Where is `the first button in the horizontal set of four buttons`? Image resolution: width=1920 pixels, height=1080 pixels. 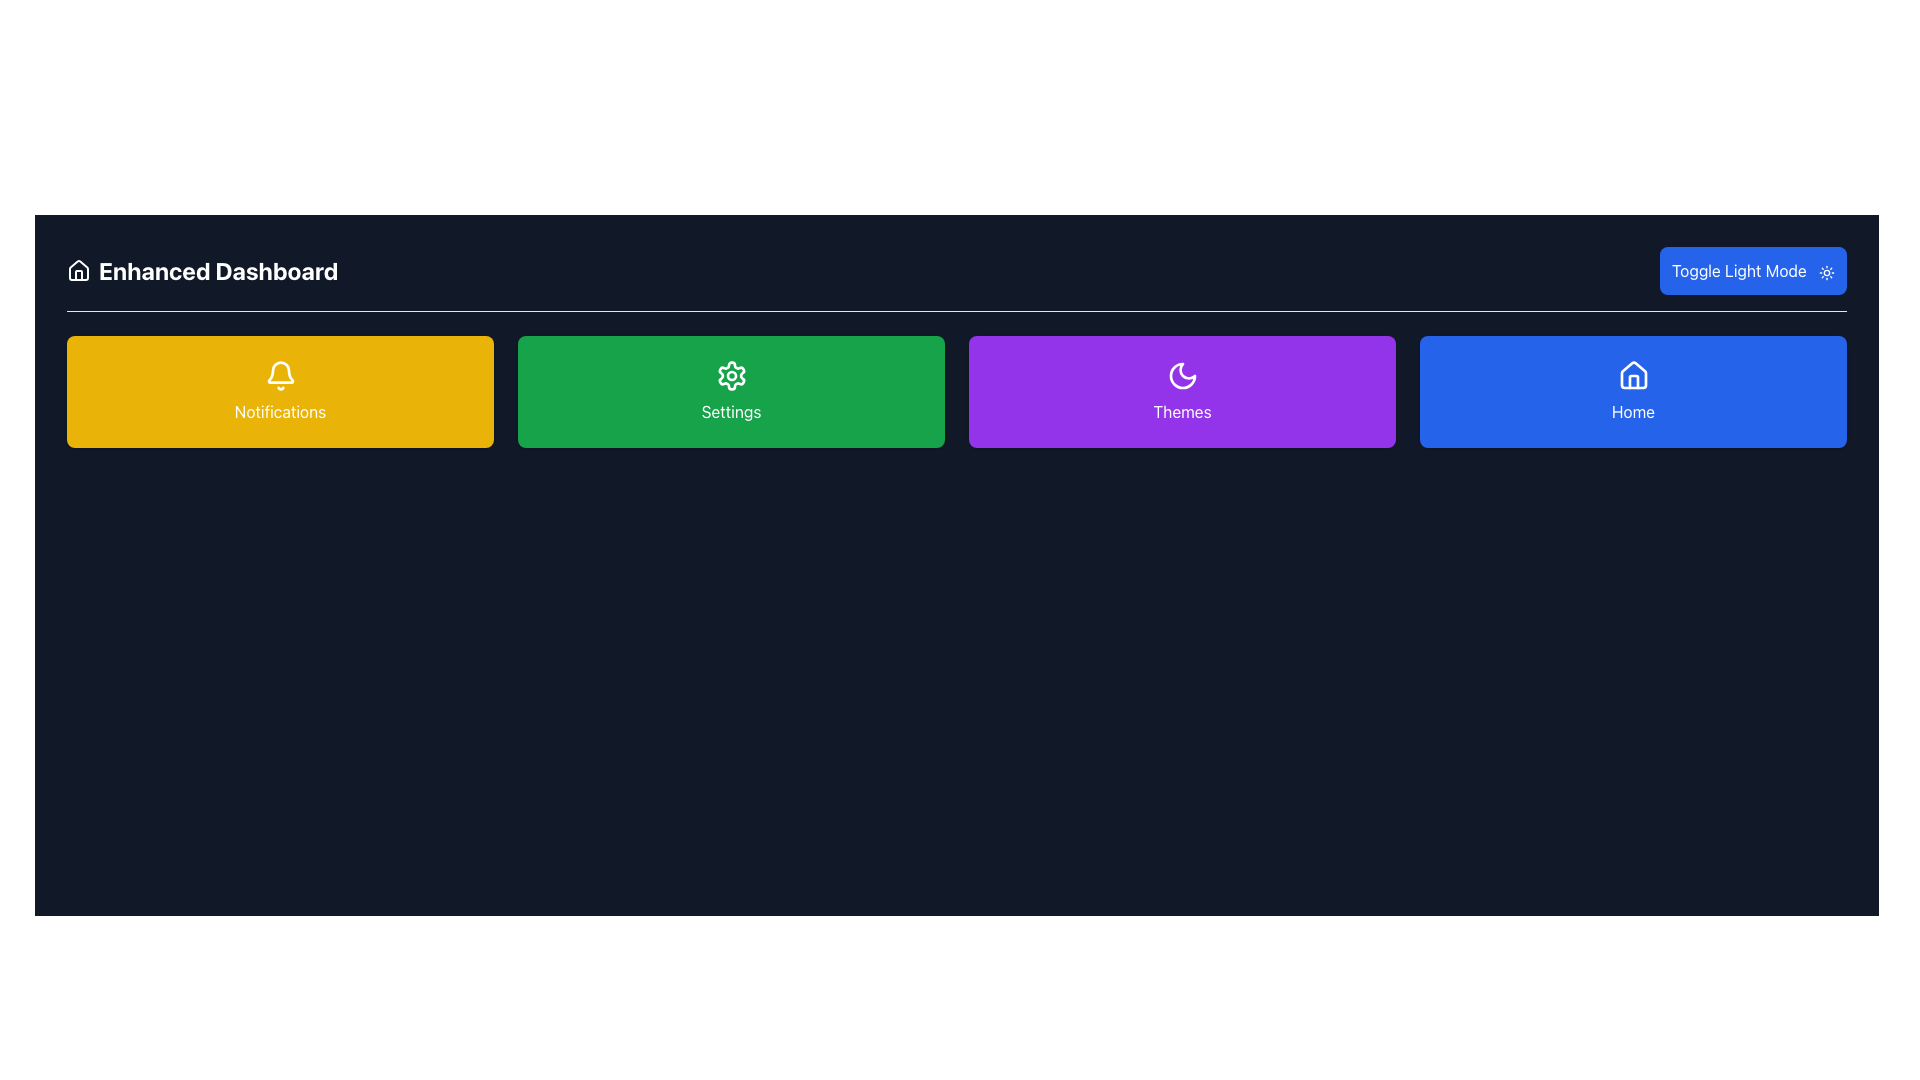 the first button in the horizontal set of four buttons is located at coordinates (279, 392).